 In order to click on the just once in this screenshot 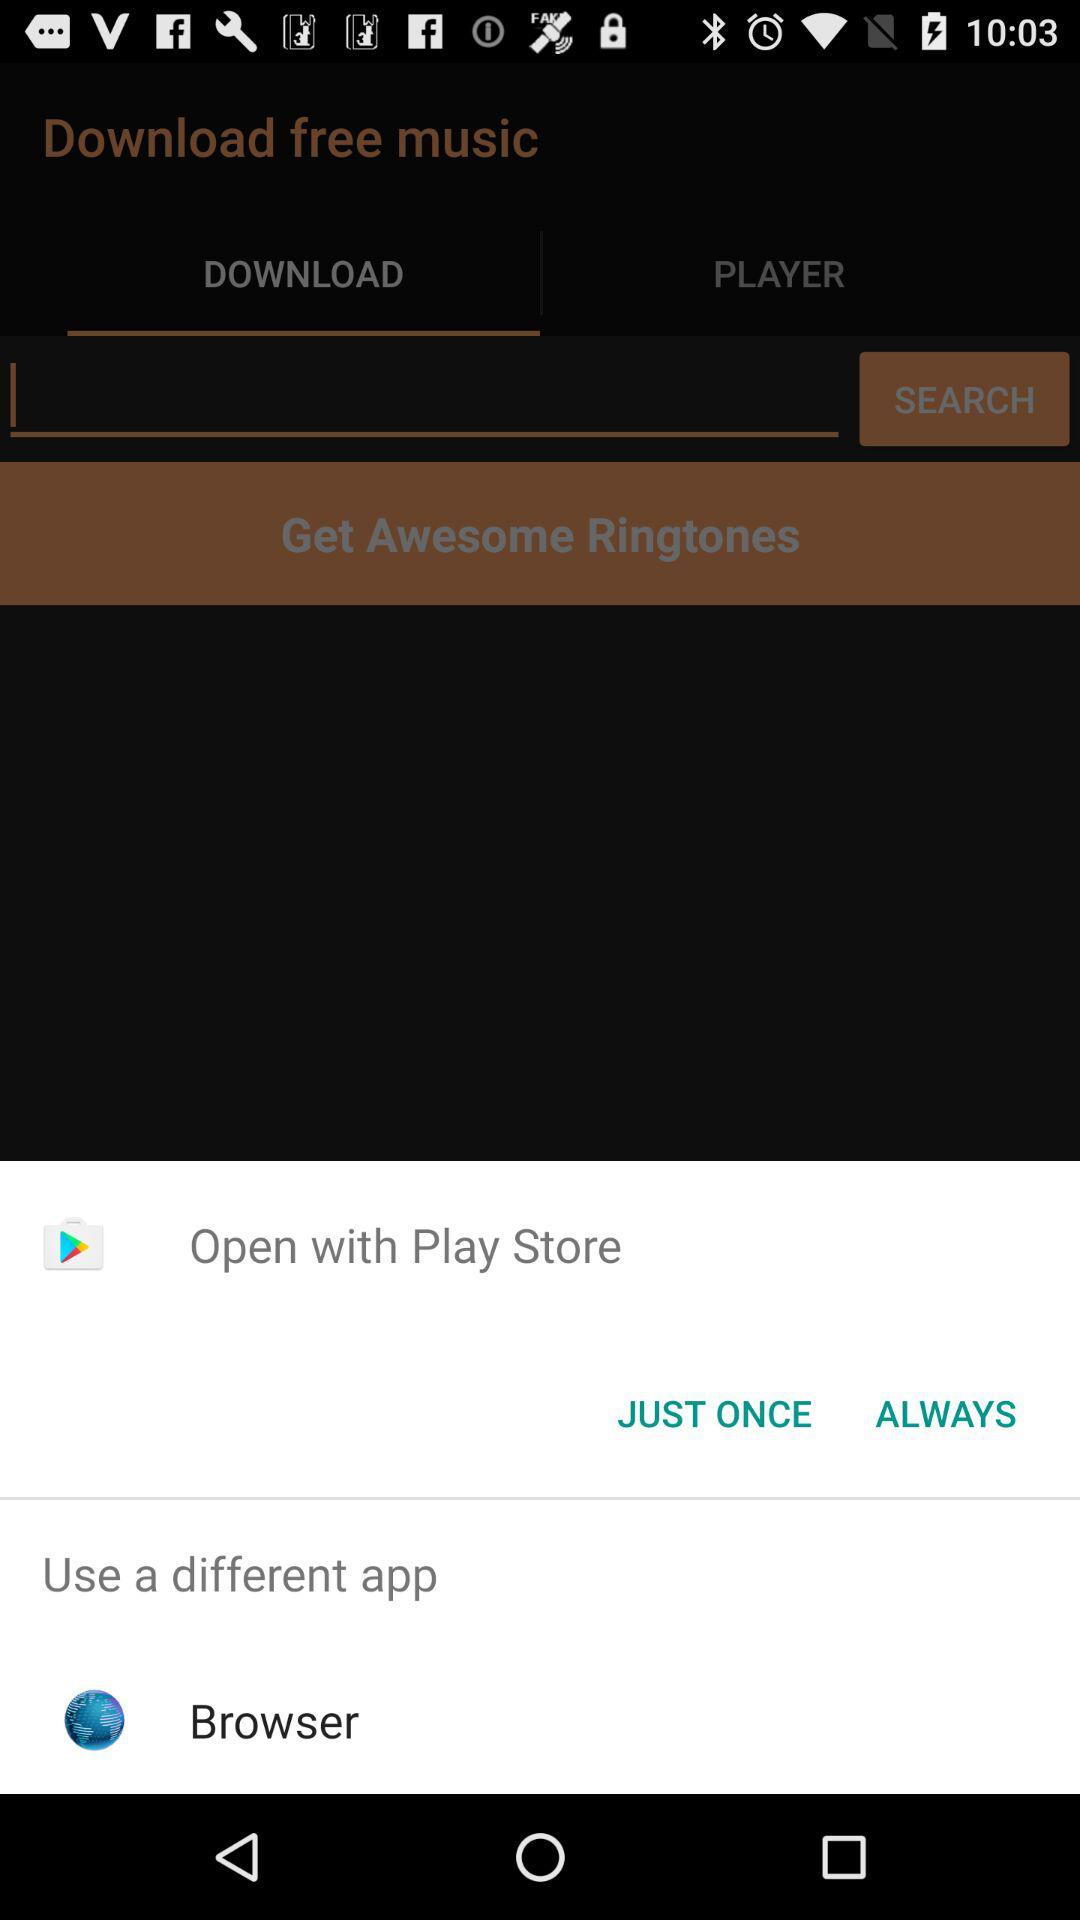, I will do `click(713, 1411)`.